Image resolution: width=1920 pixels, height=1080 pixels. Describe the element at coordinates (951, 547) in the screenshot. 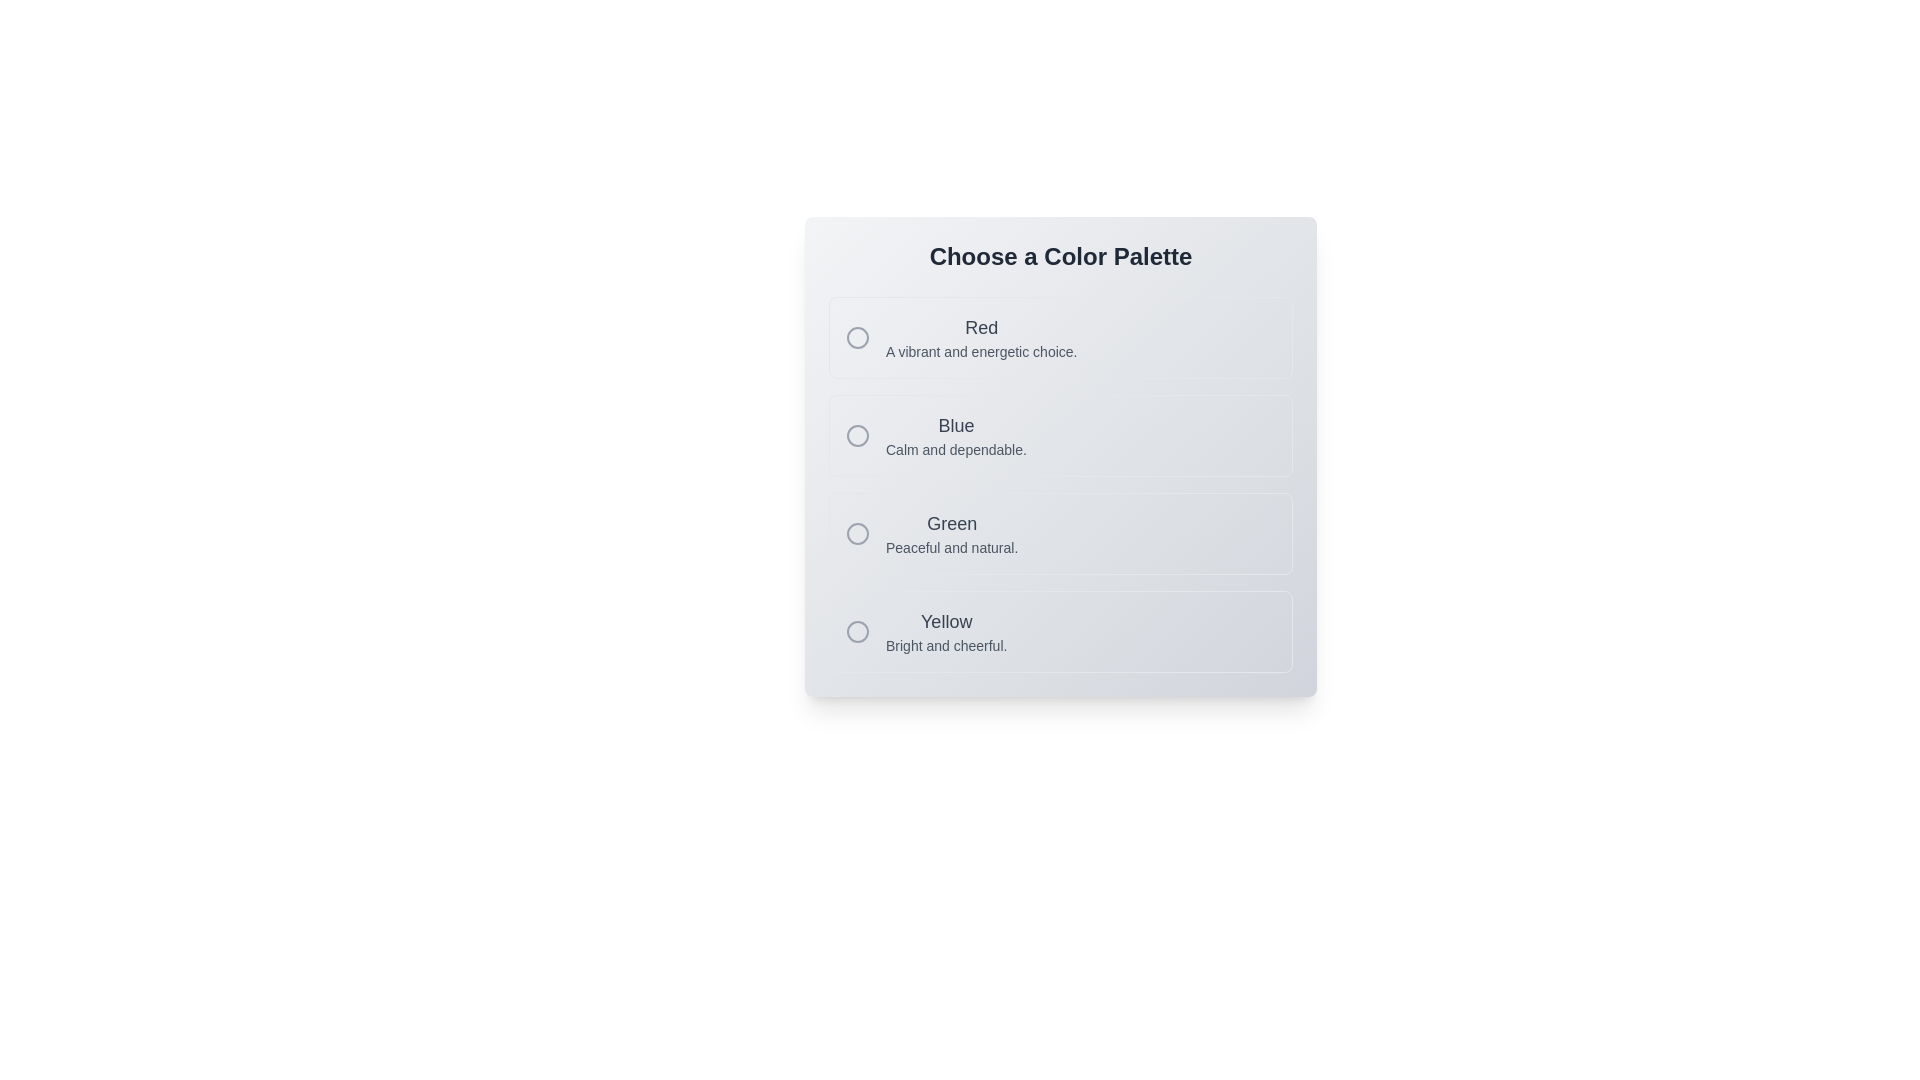

I see `the text label reading 'Peaceful and natural.' which is styled with a smaller font size and light gray color, positioned below the 'Green' option in the color palette selection menu` at that location.